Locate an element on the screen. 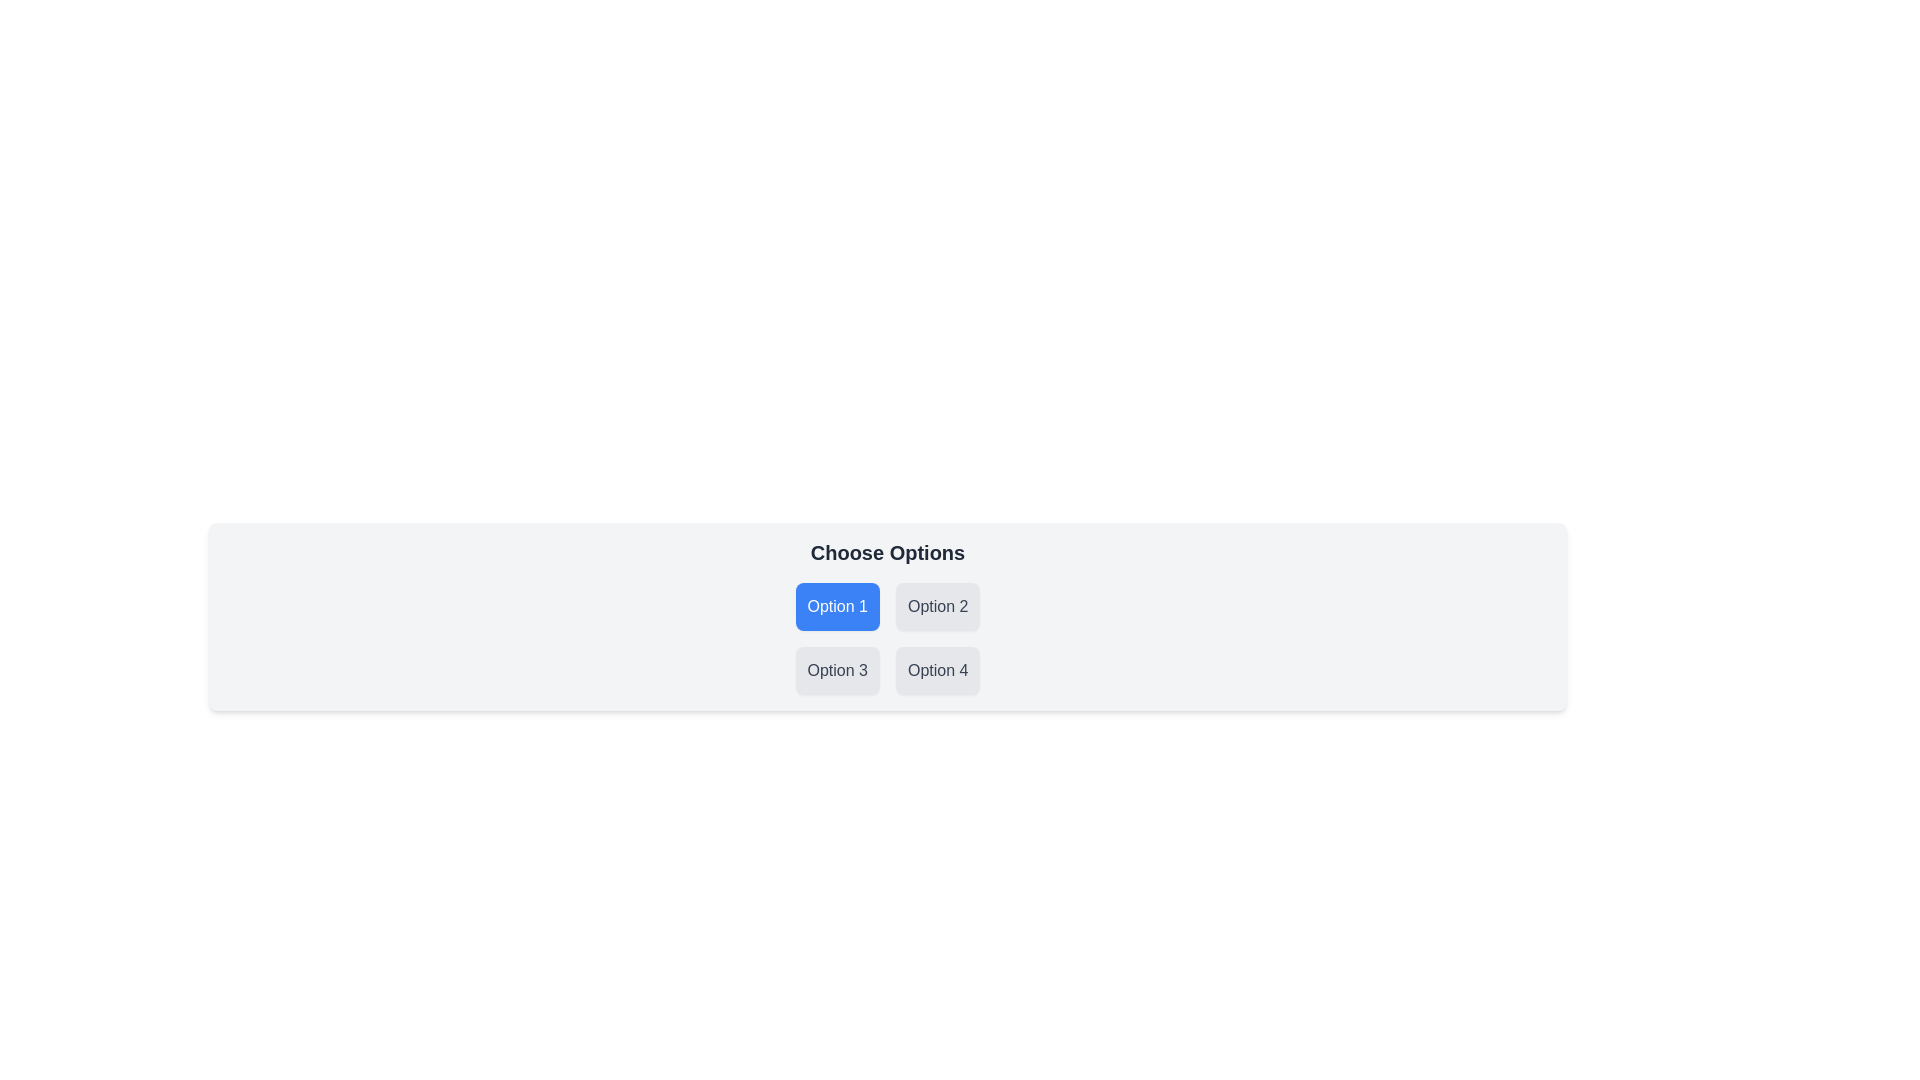 The width and height of the screenshot is (1920, 1080). the button is located at coordinates (837, 605).